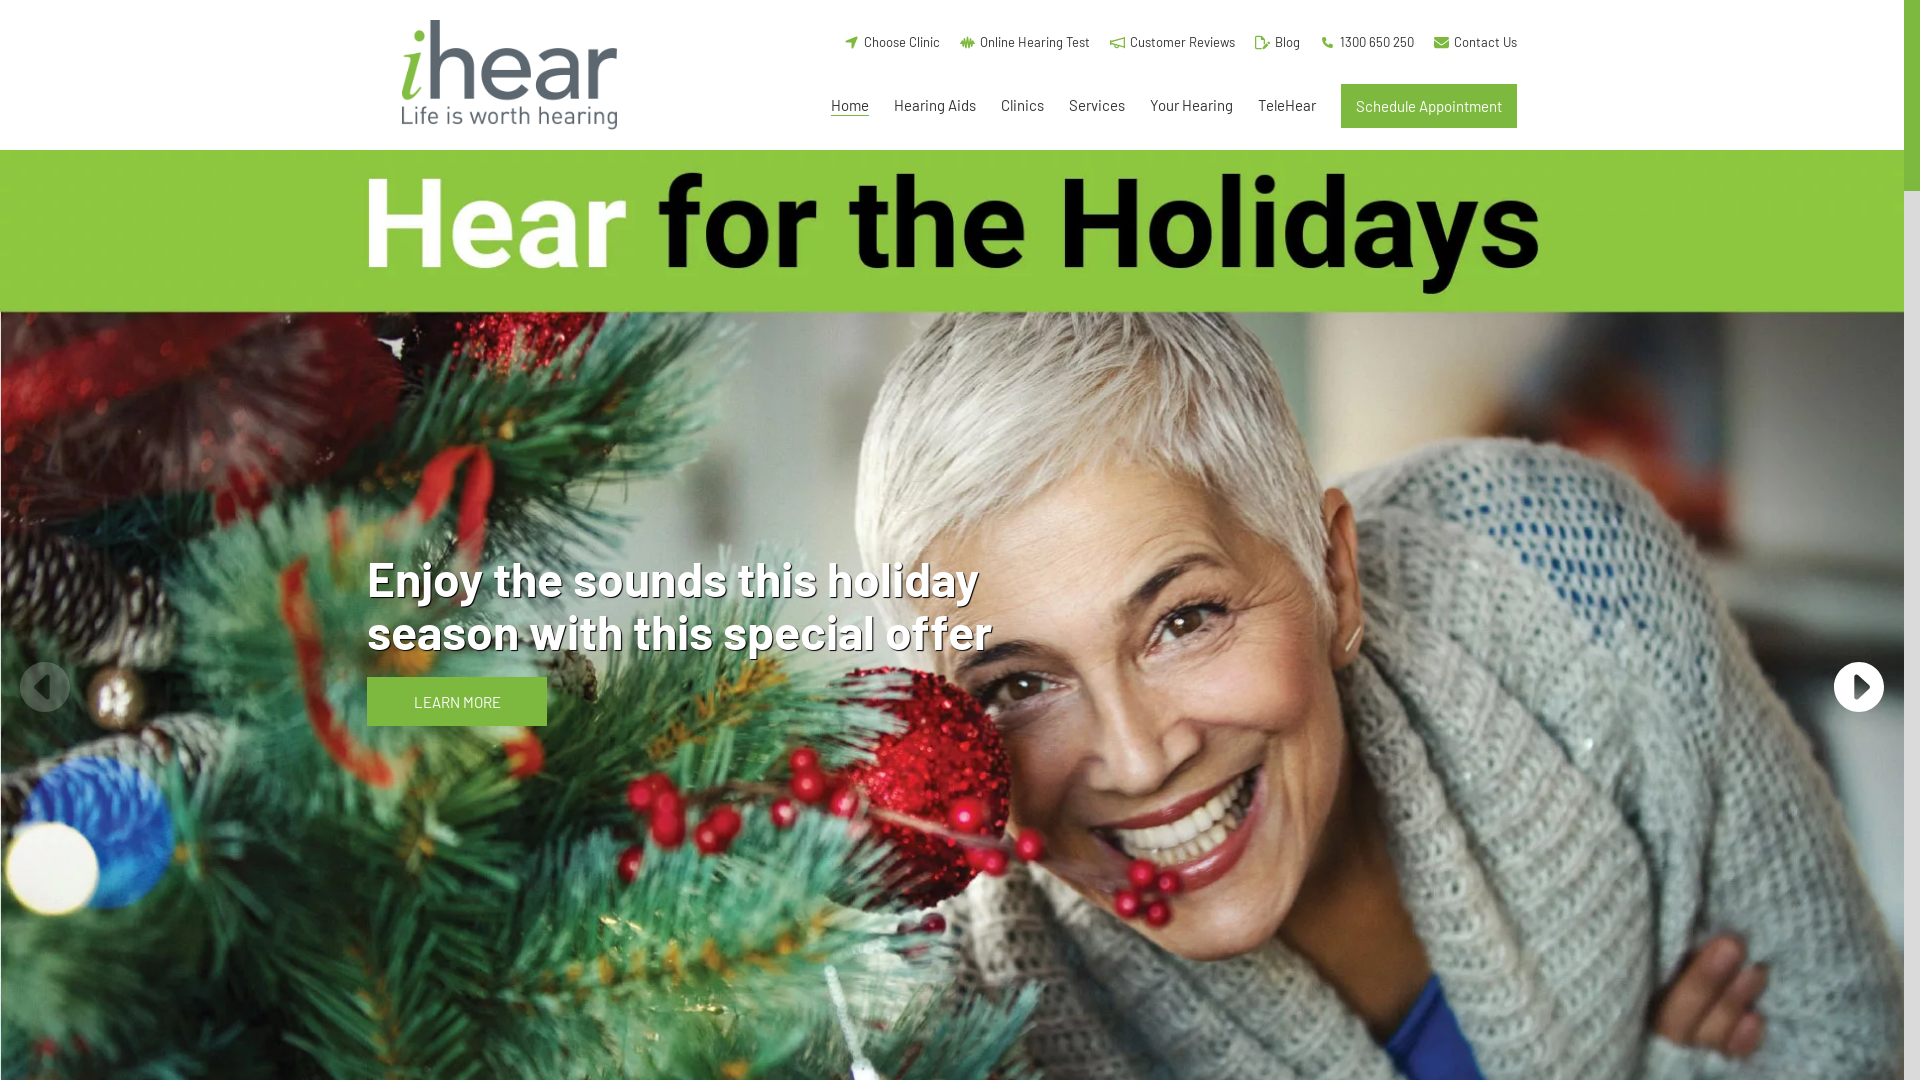 The height and width of the screenshot is (1080, 1920). What do you see at coordinates (1286, 105) in the screenshot?
I see `'TeleHear'` at bounding box center [1286, 105].